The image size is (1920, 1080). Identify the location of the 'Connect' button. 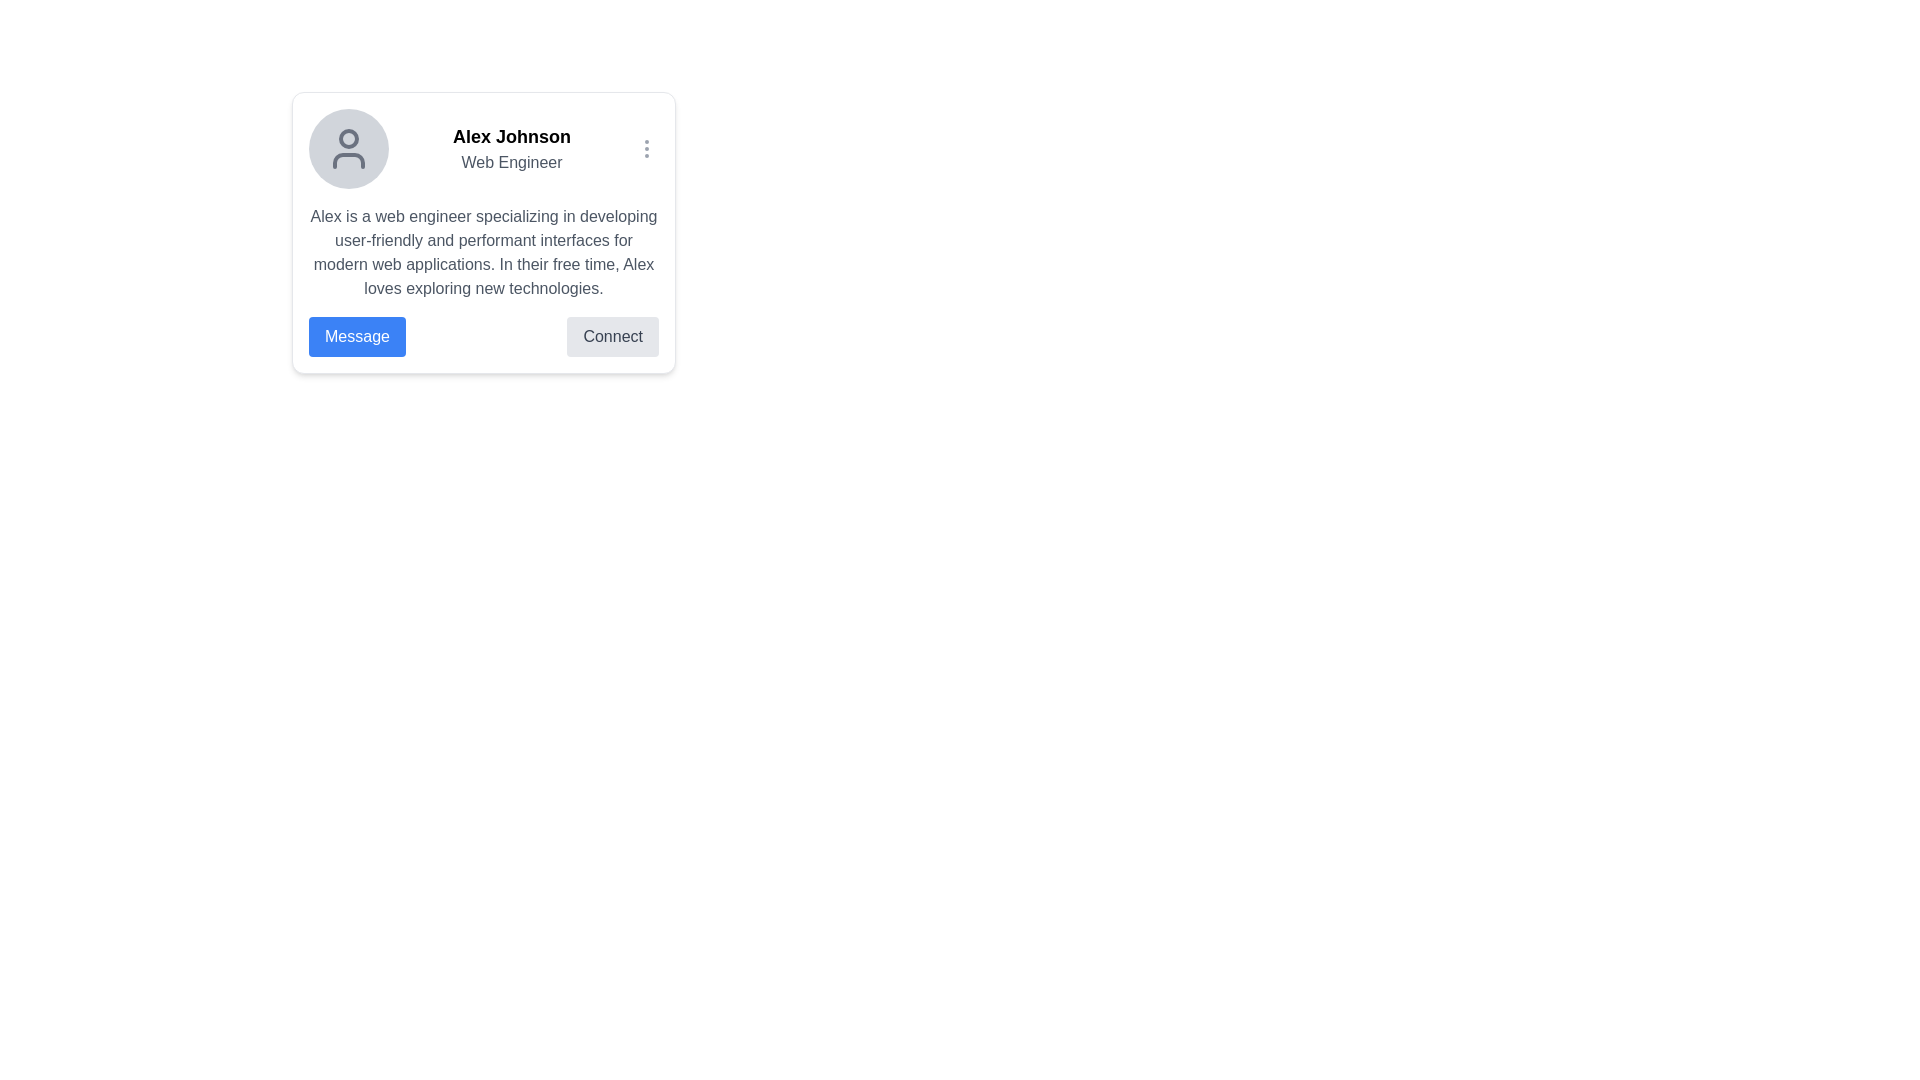
(612, 335).